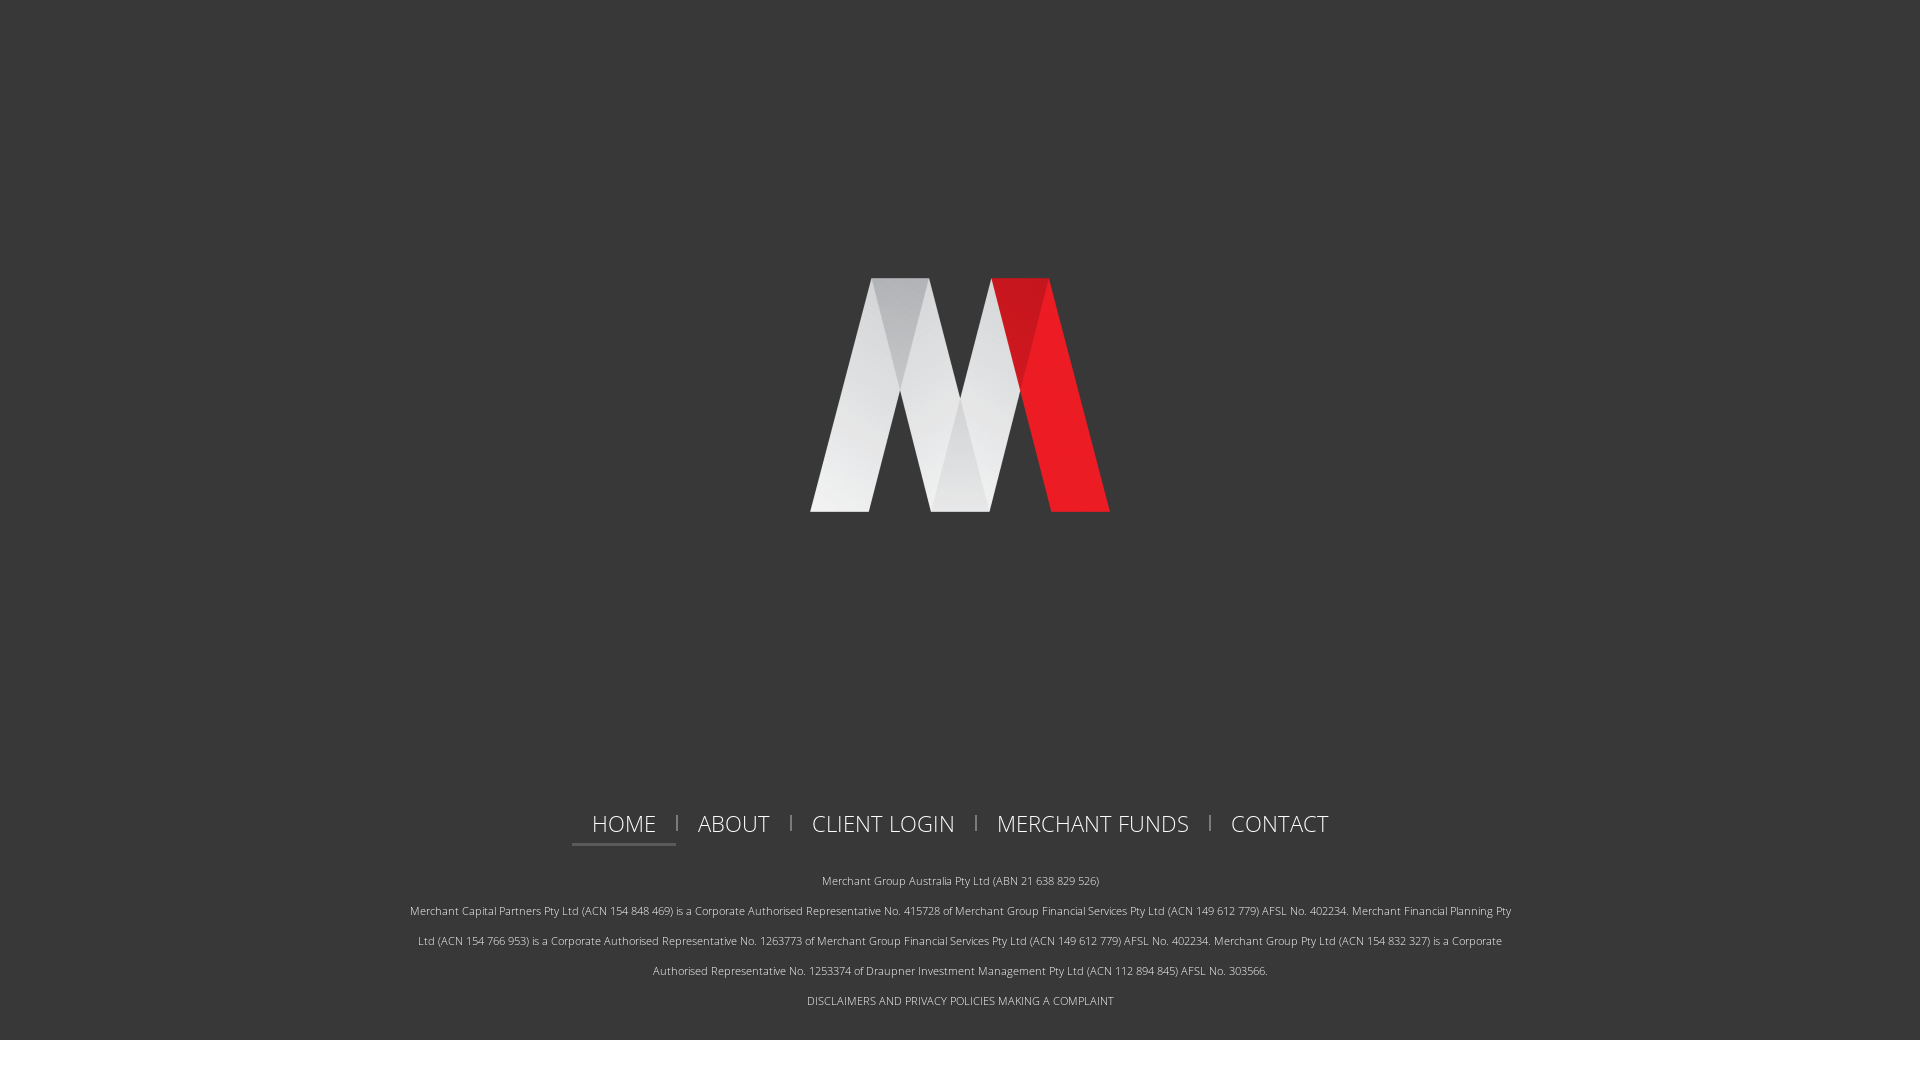 The height and width of the screenshot is (1080, 1920). I want to click on 'MAKING A COMPLAINT', so click(998, 1000).